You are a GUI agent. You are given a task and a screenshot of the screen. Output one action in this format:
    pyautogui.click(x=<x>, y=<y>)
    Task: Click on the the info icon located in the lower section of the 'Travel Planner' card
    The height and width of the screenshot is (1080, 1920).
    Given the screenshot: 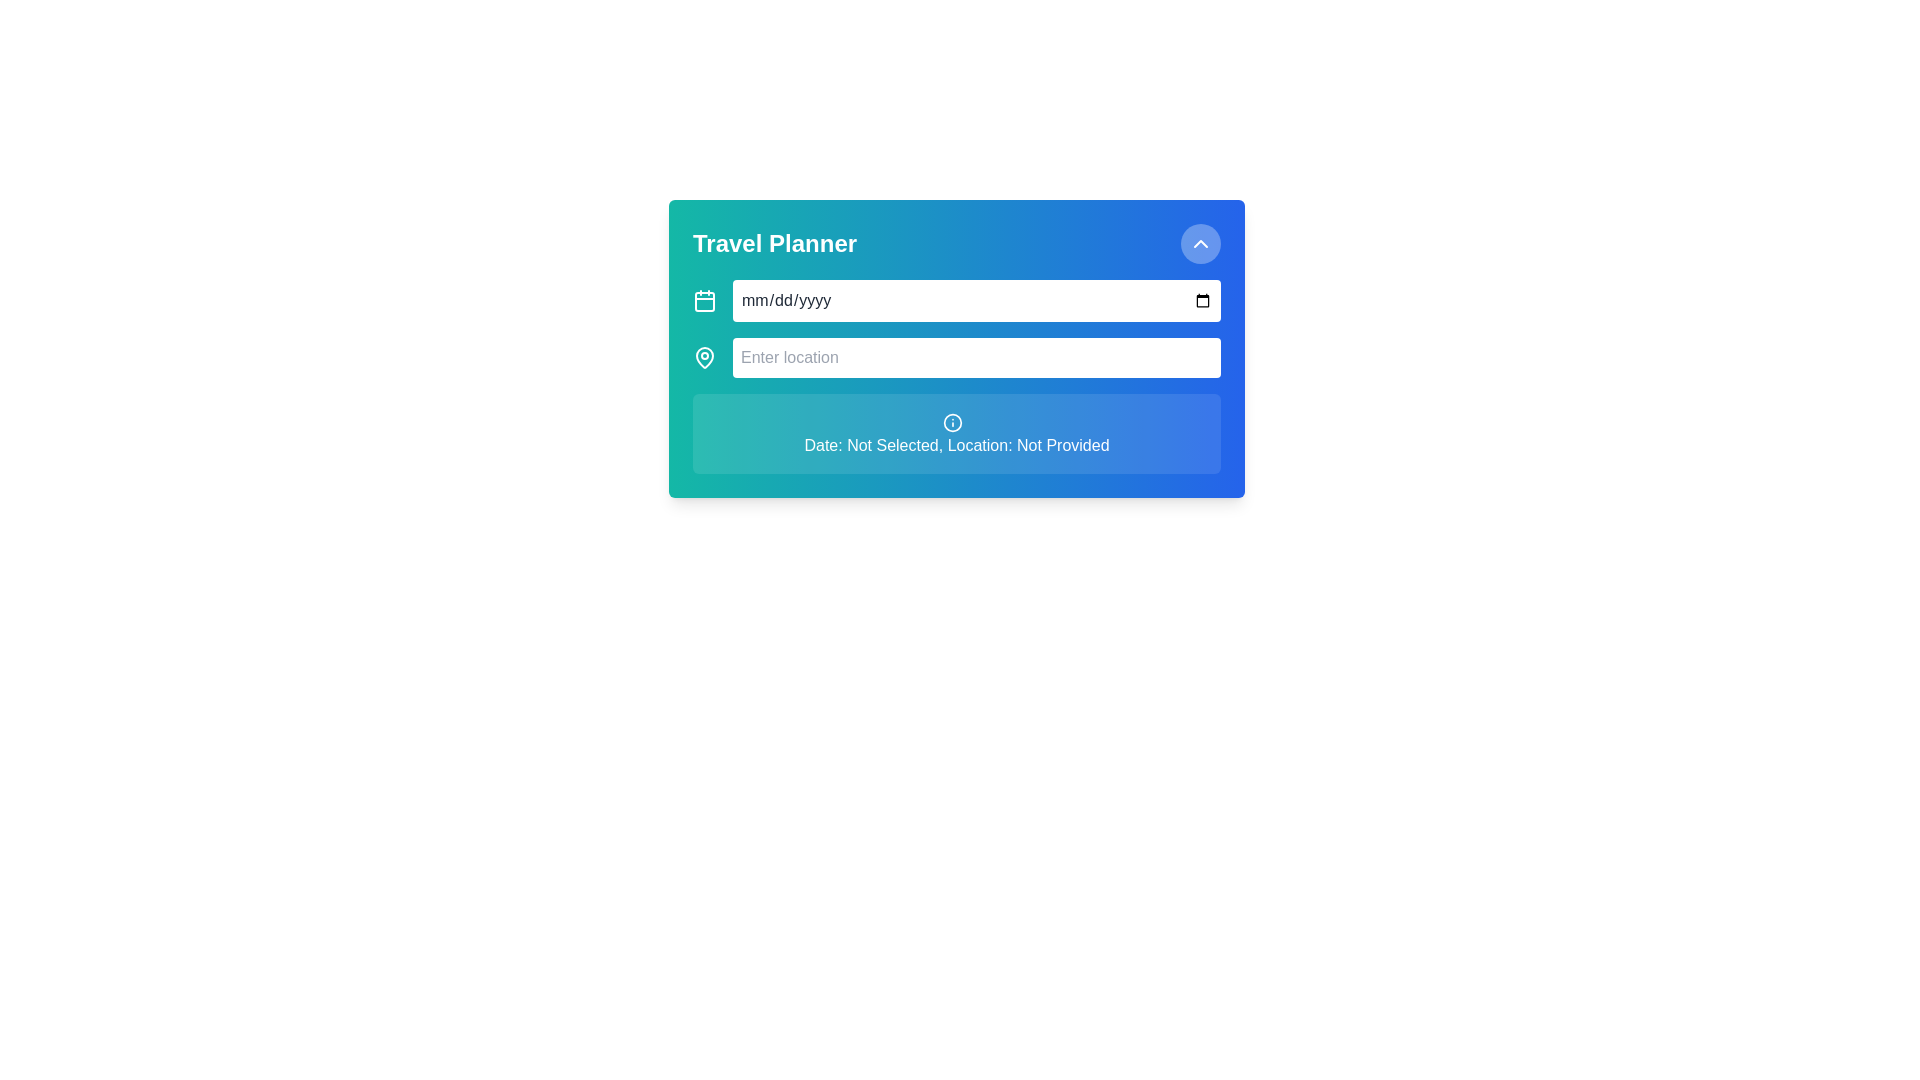 What is the action you would take?
    pyautogui.click(x=952, y=420)
    